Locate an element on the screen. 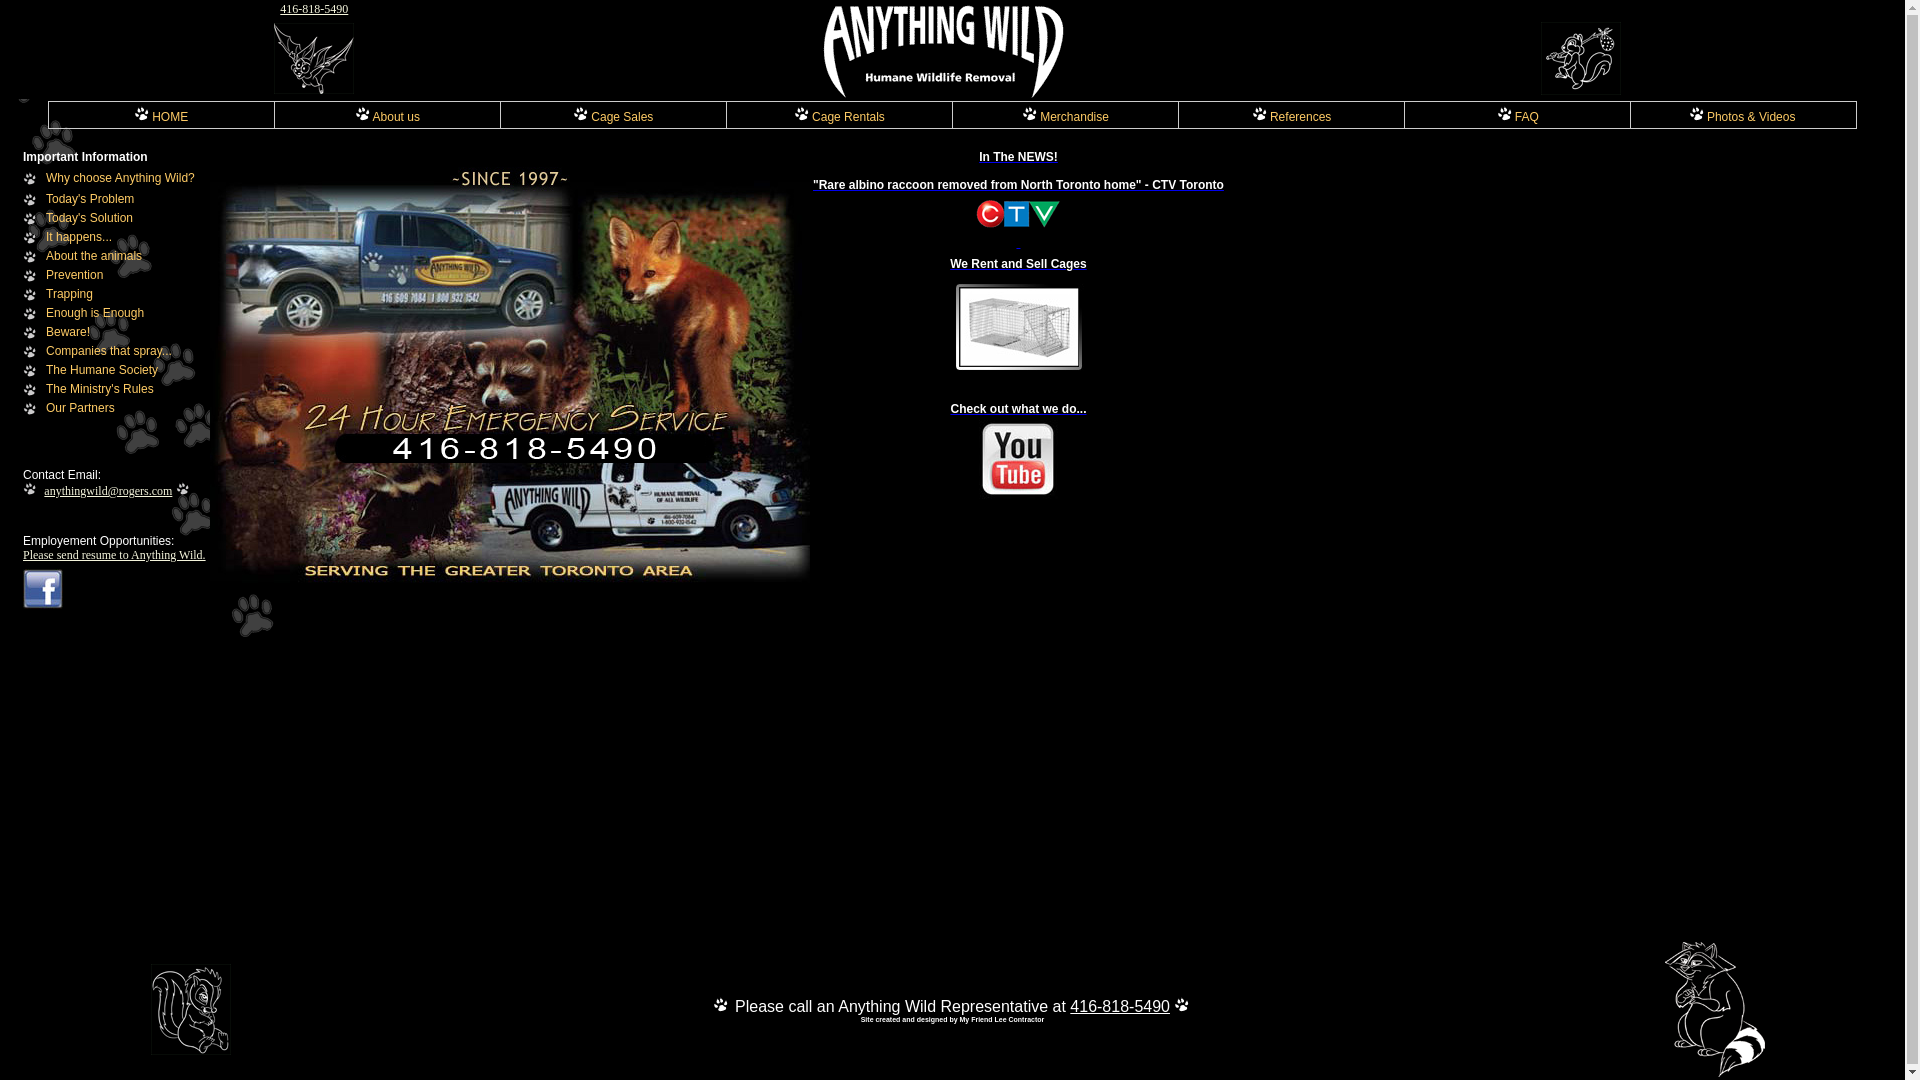 The height and width of the screenshot is (1080, 1920). 'Photos & Videos' is located at coordinates (1741, 116).